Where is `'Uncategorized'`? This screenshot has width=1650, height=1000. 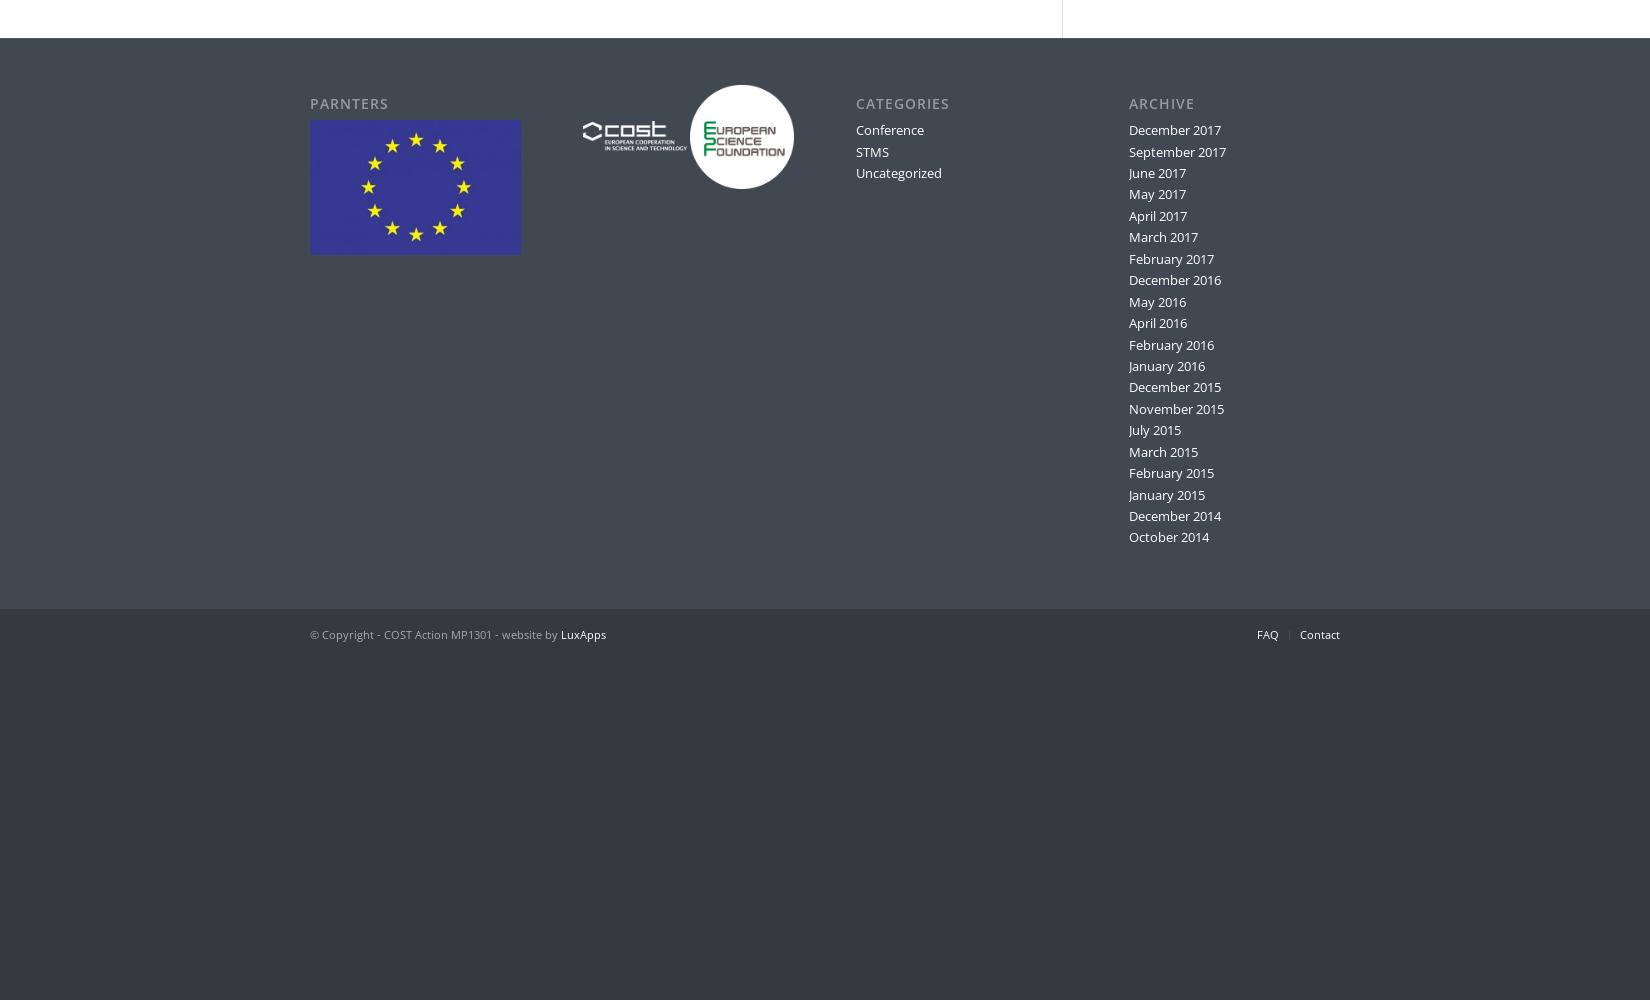 'Uncategorized' is located at coordinates (897, 173).